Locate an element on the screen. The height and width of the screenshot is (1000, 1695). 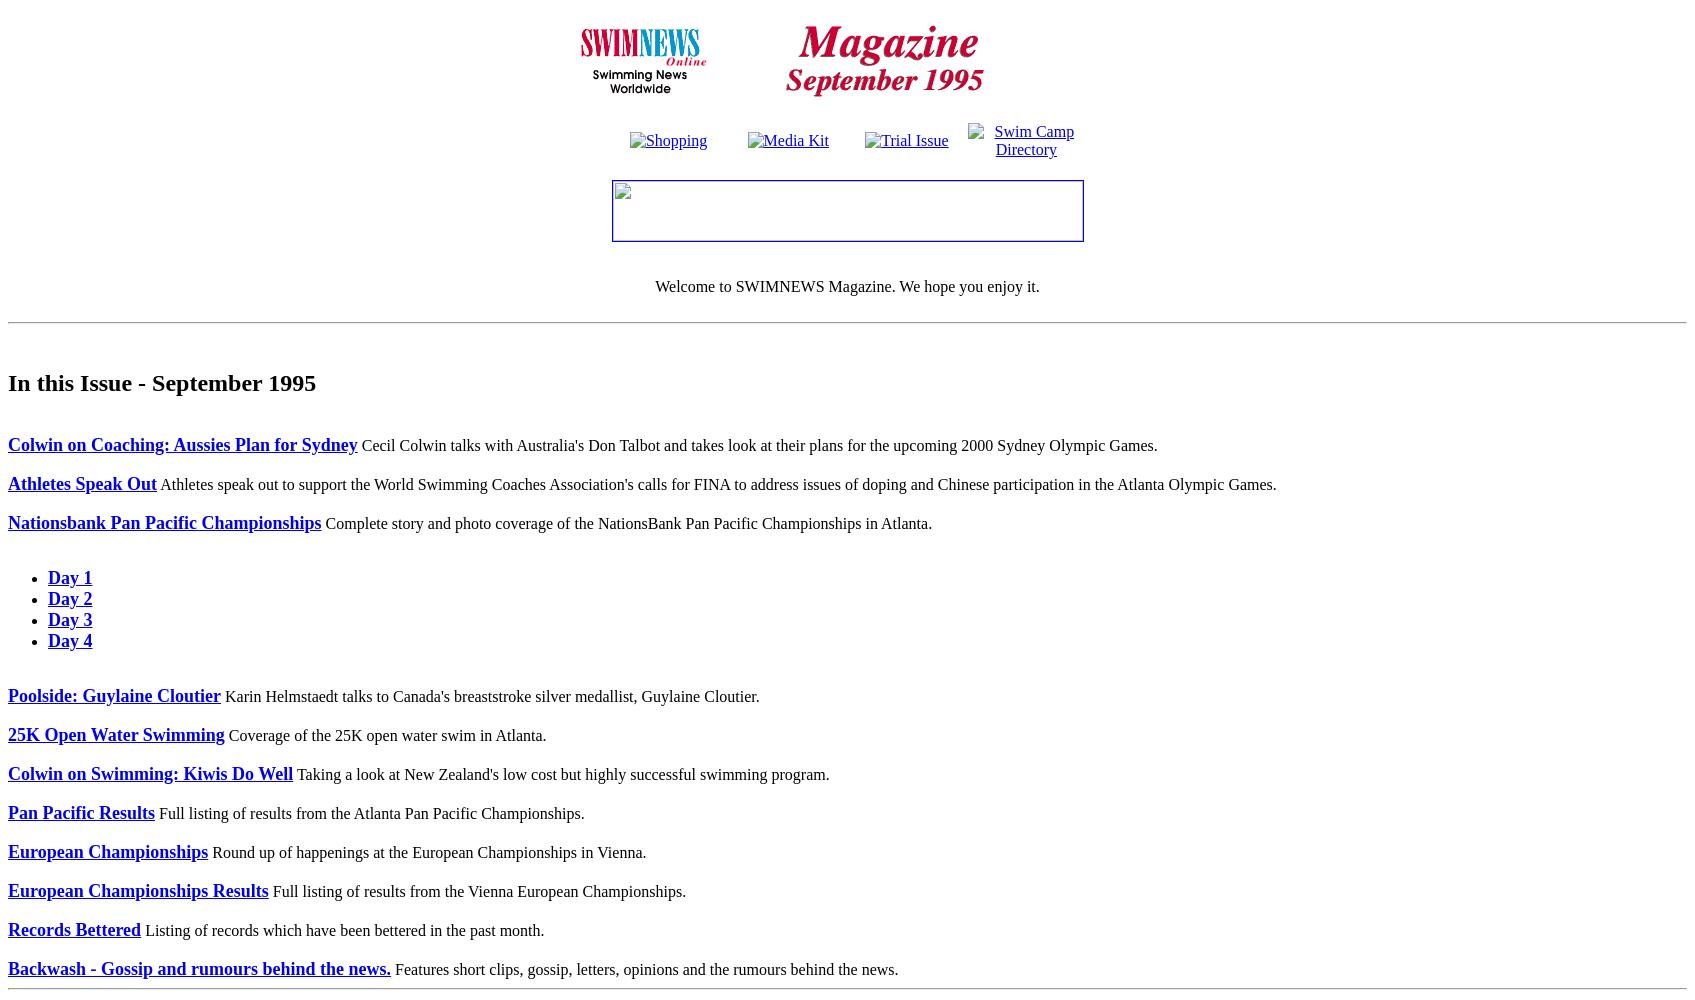
'Full listing of results from the Vienna European Championships.' is located at coordinates (267, 890).